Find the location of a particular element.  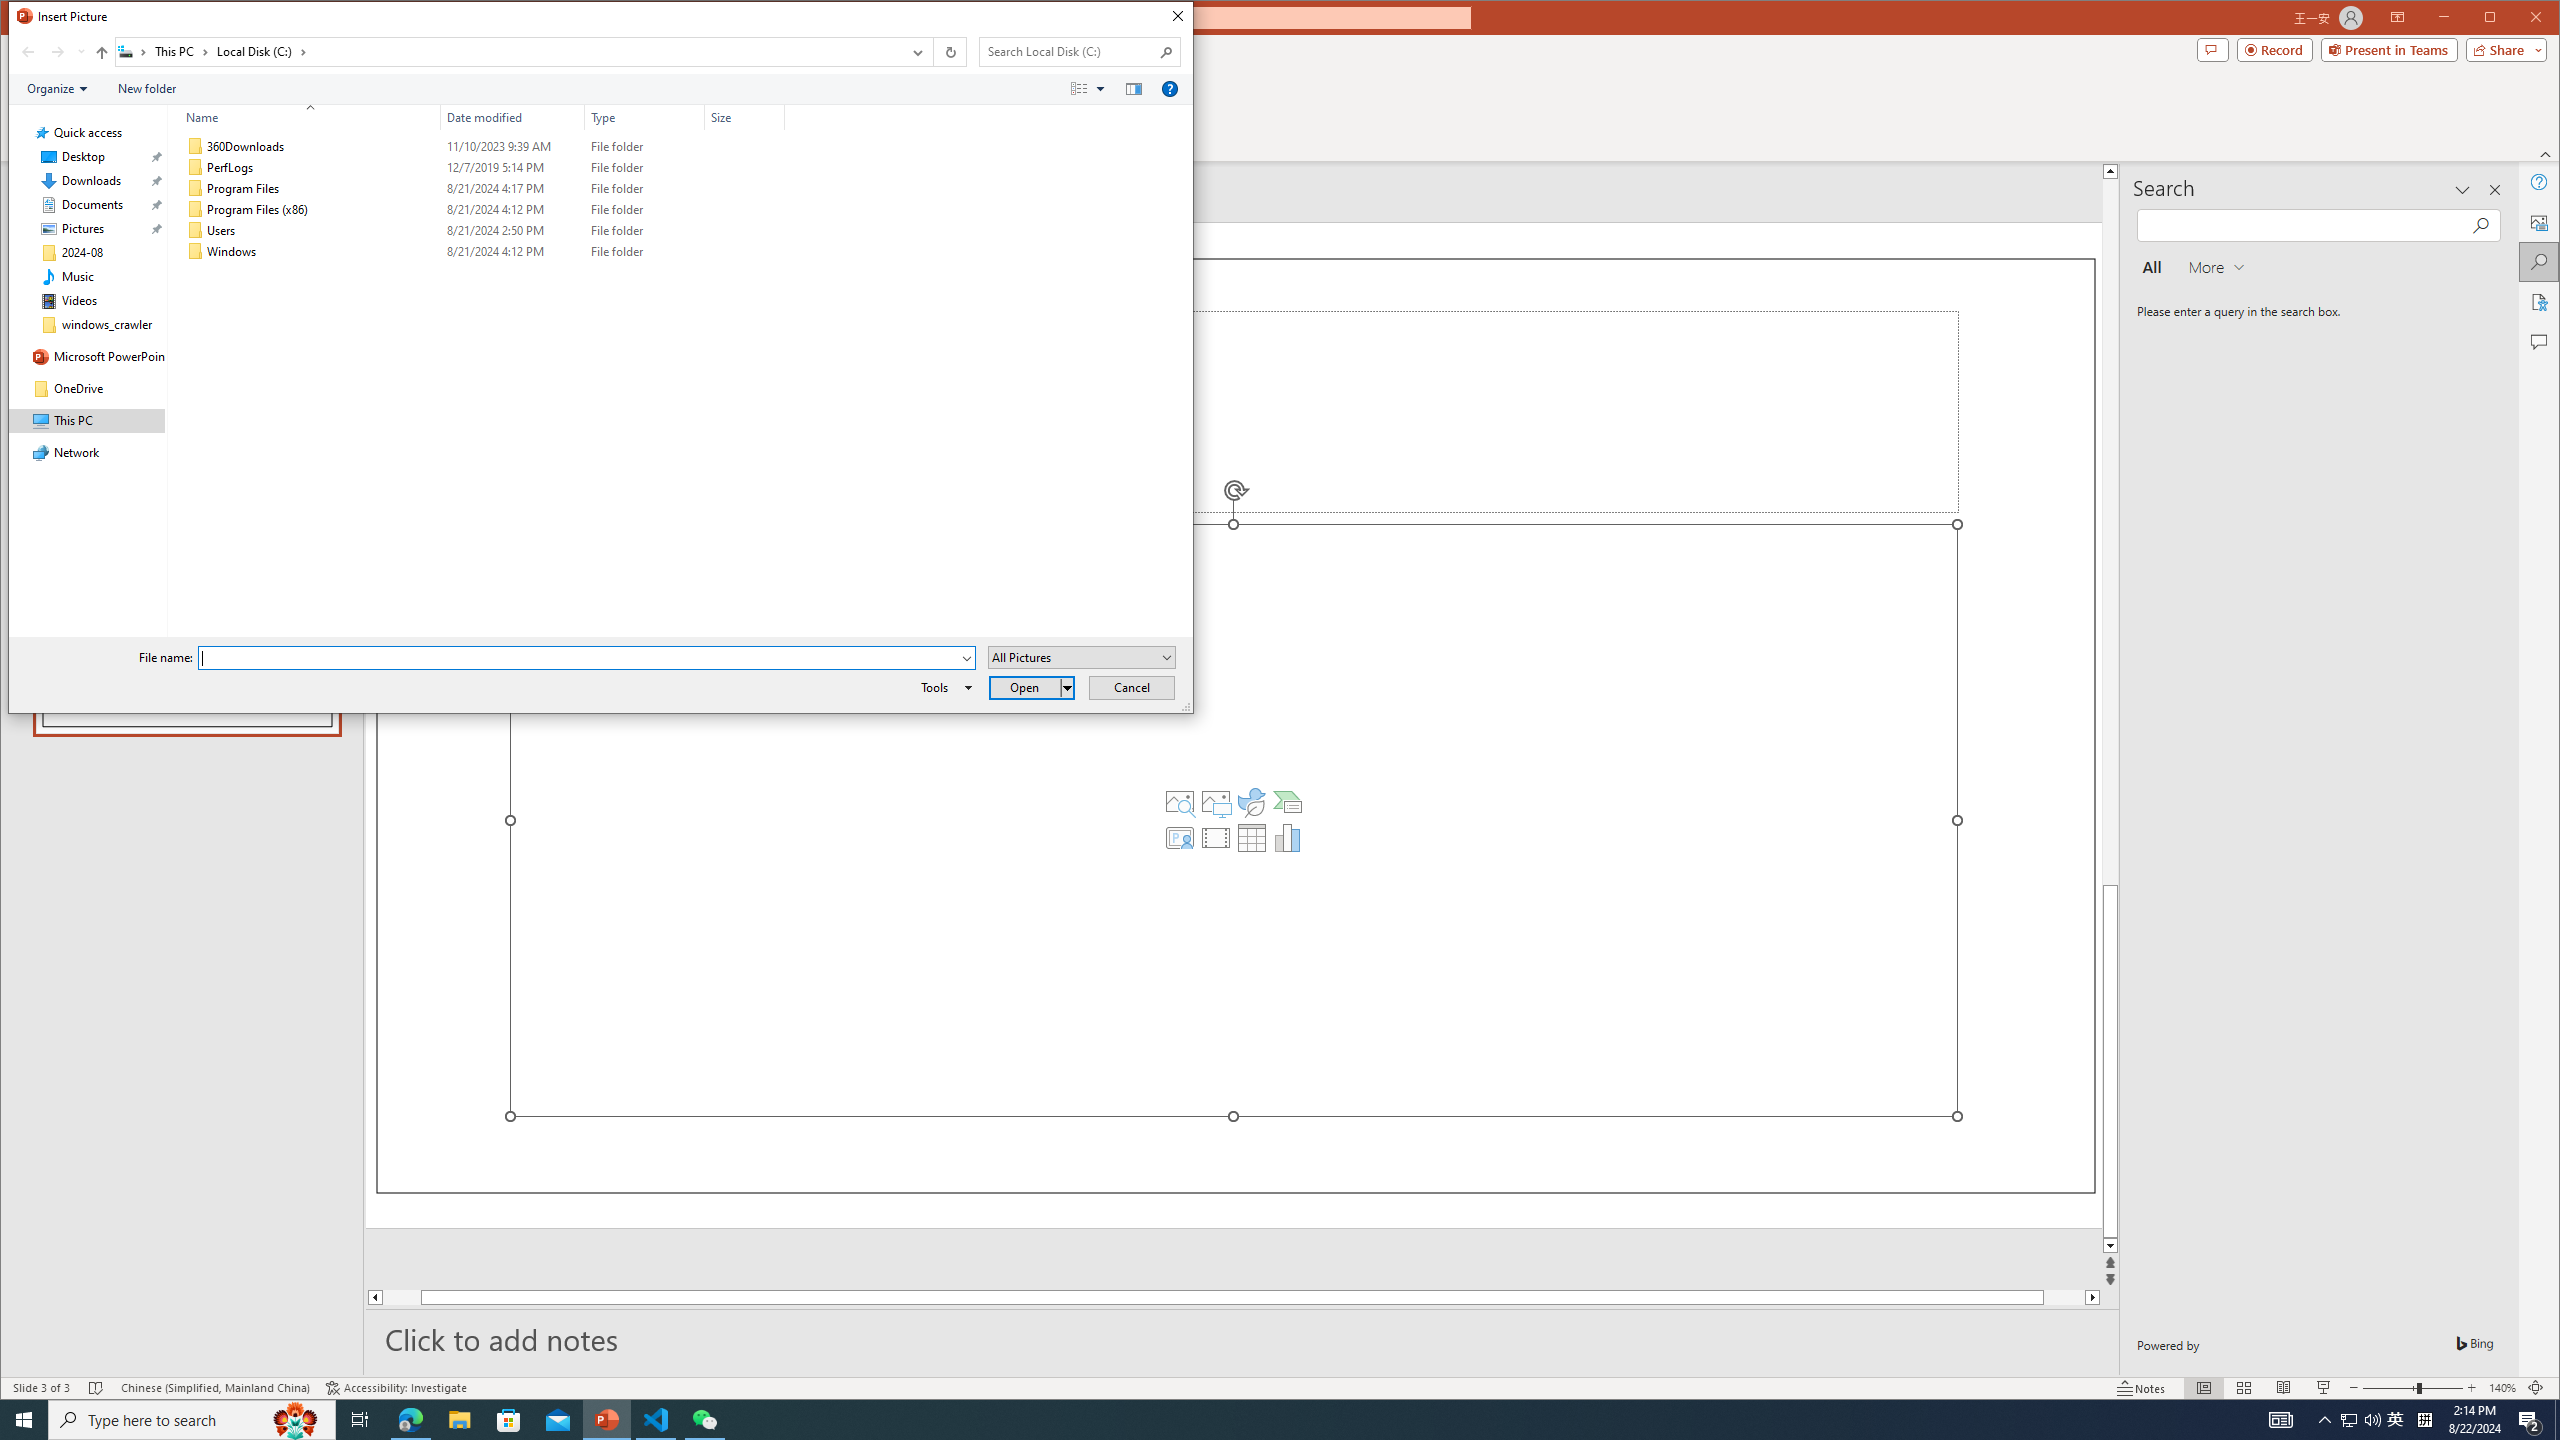

'Navigation buttons' is located at coordinates (50, 51).